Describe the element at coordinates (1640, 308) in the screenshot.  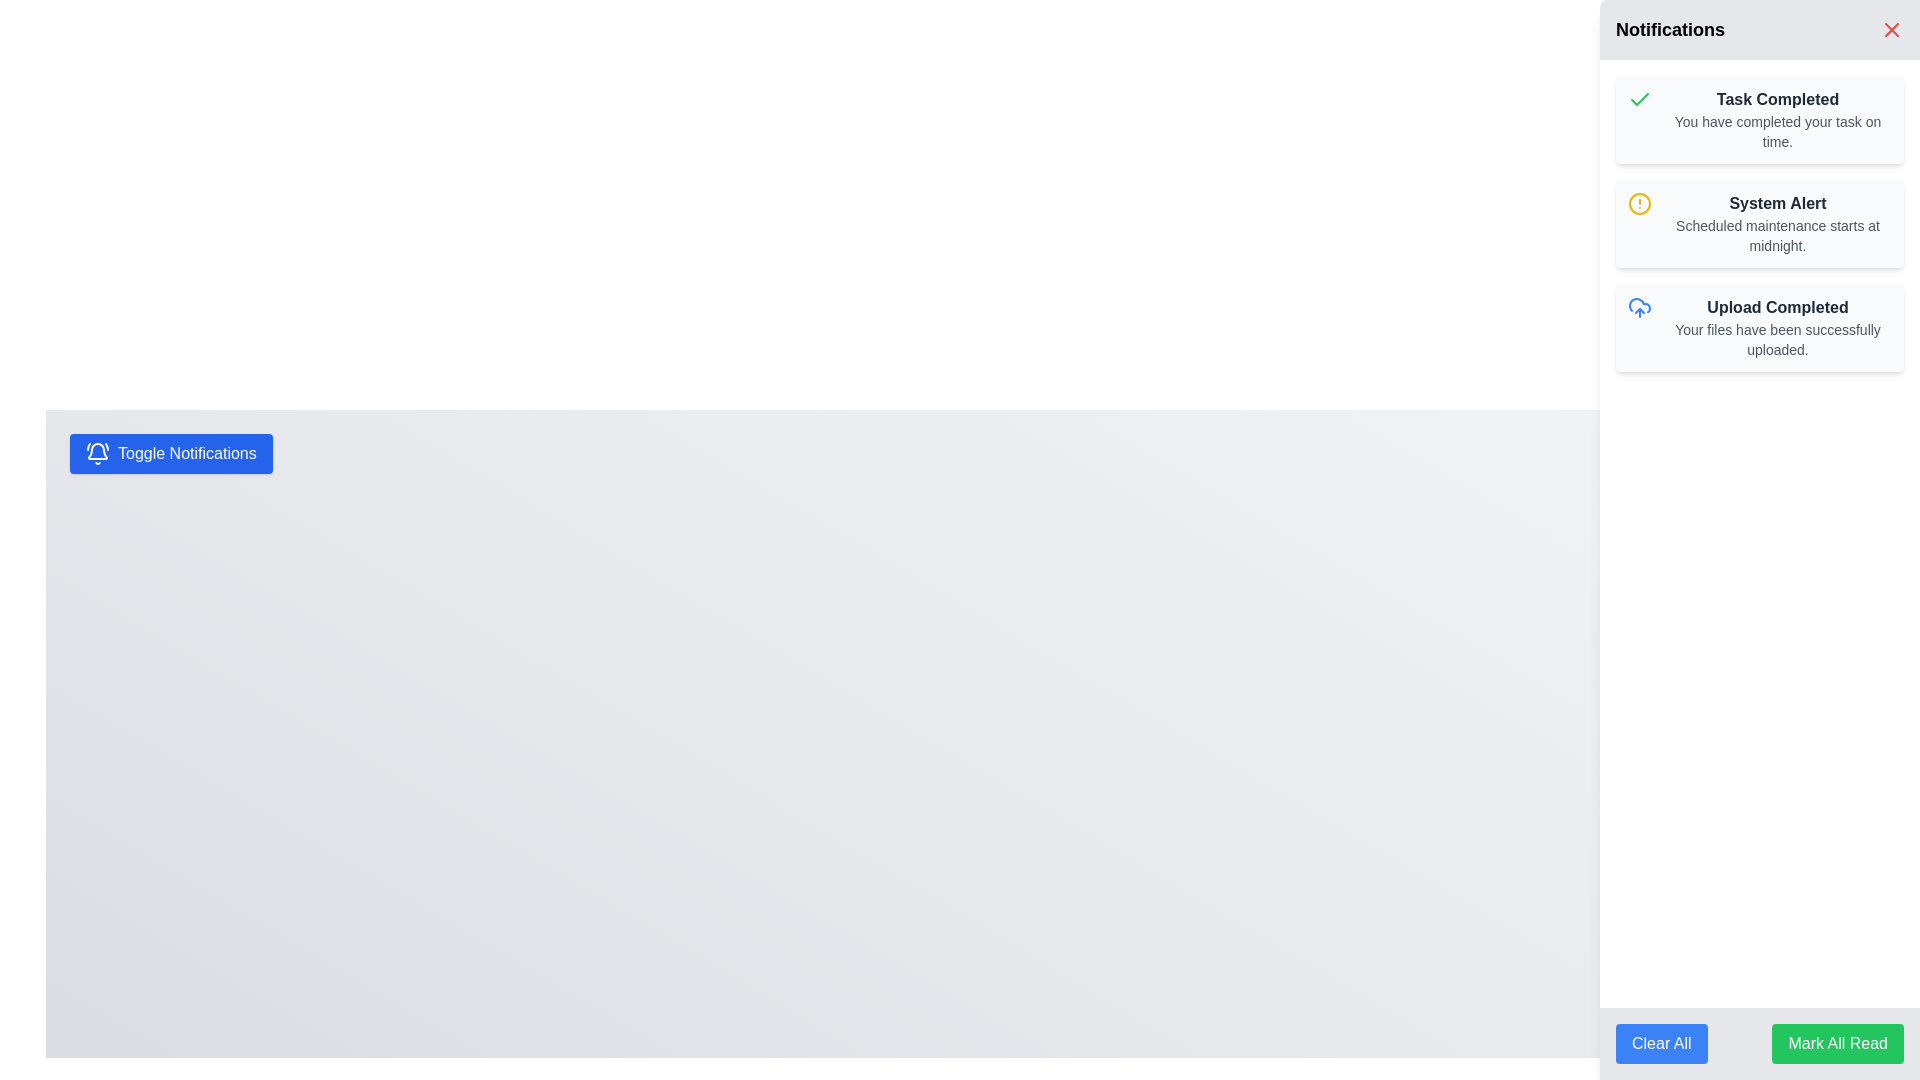
I see `the 'Upload Completed' notification icon, which is positioned to the left of the text content within the notification card` at that location.